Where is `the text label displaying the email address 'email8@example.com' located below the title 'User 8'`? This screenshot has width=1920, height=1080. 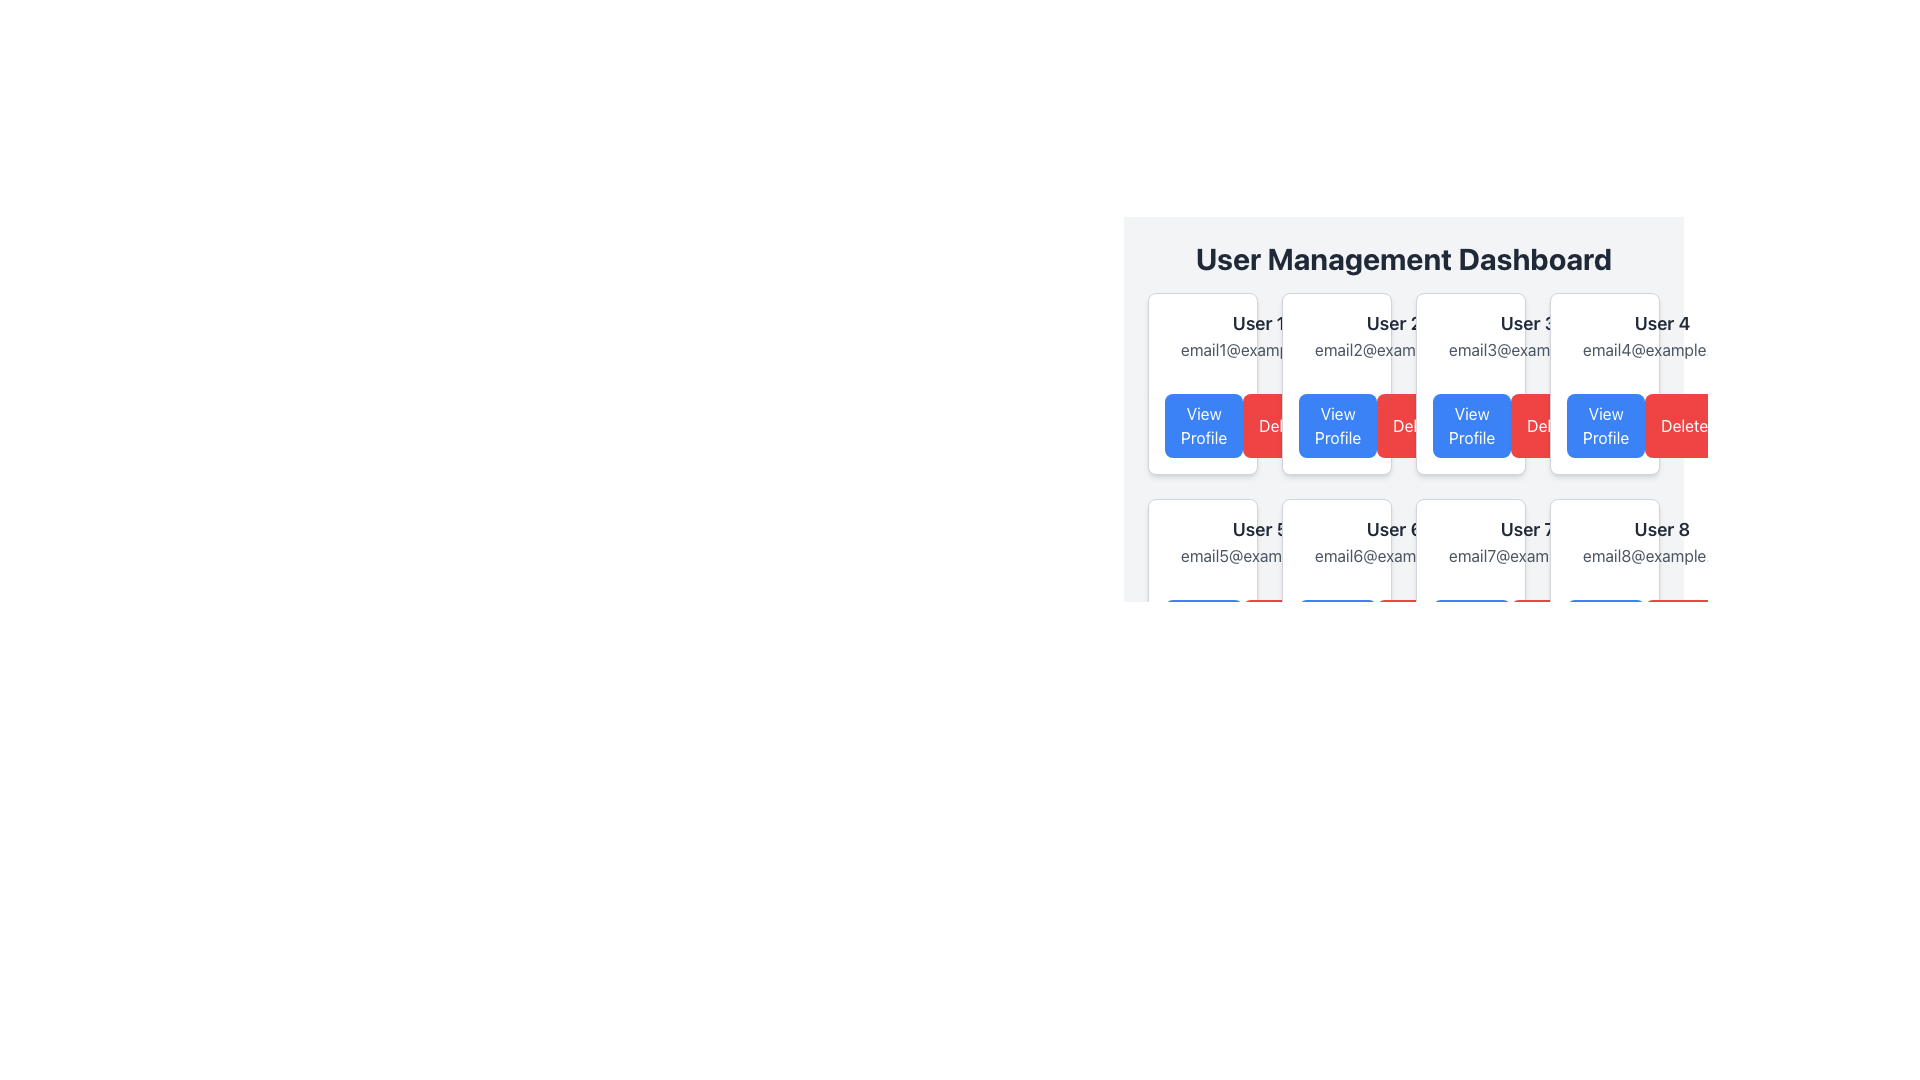
the text label displaying the email address 'email8@example.com' located below the title 'User 8' is located at coordinates (1662, 555).